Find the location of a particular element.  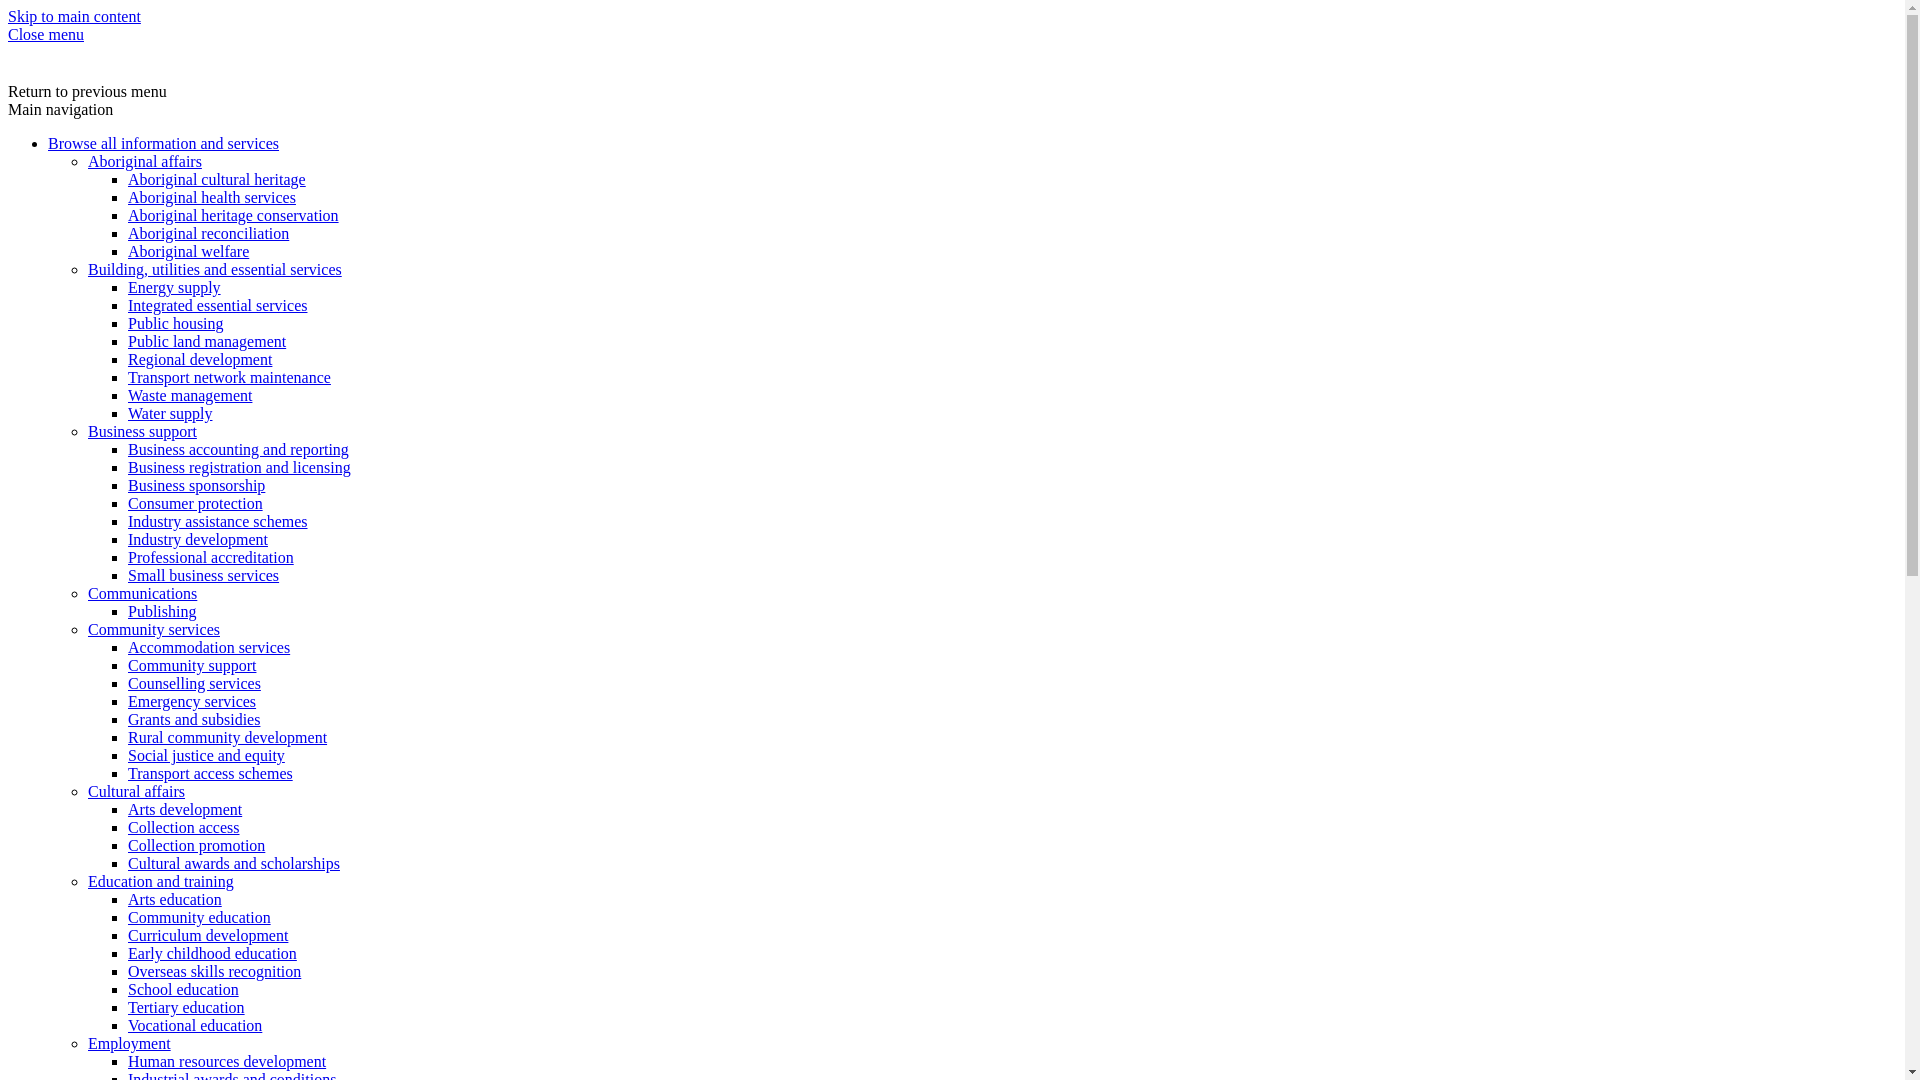

'Cultural affairs' is located at coordinates (135, 790).